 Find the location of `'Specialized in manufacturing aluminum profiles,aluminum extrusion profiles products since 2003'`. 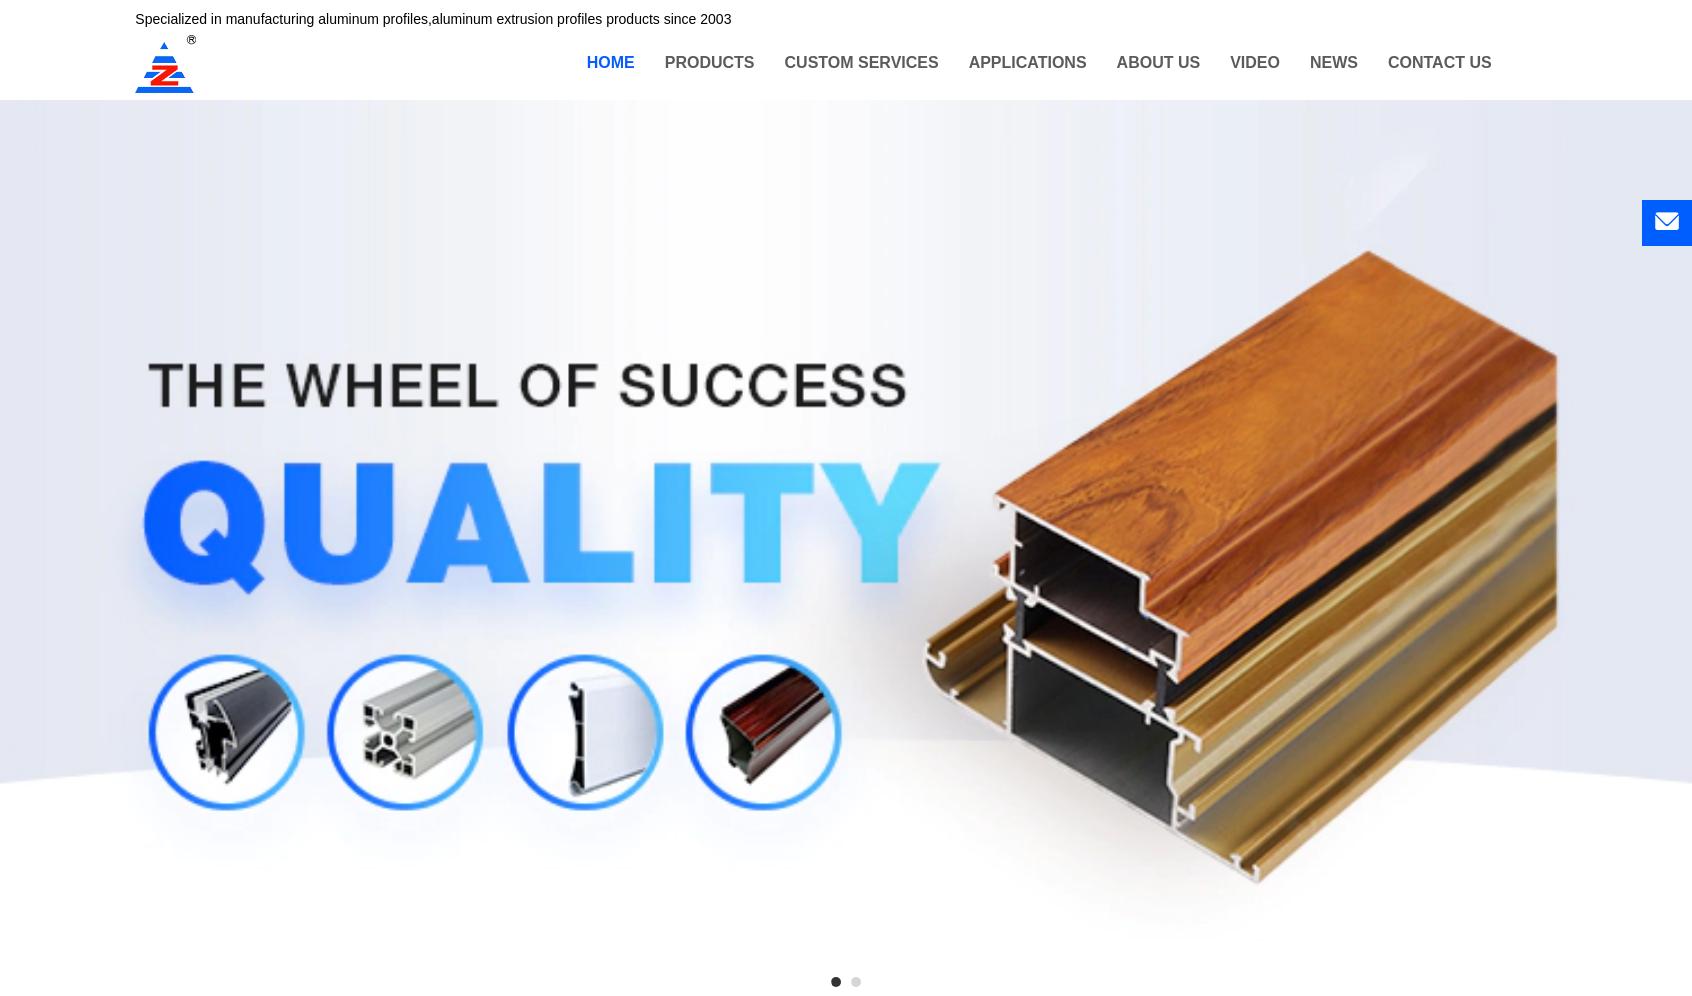

'Specialized in manufacturing aluminum profiles,aluminum extrusion profiles products since 2003' is located at coordinates (431, 20).